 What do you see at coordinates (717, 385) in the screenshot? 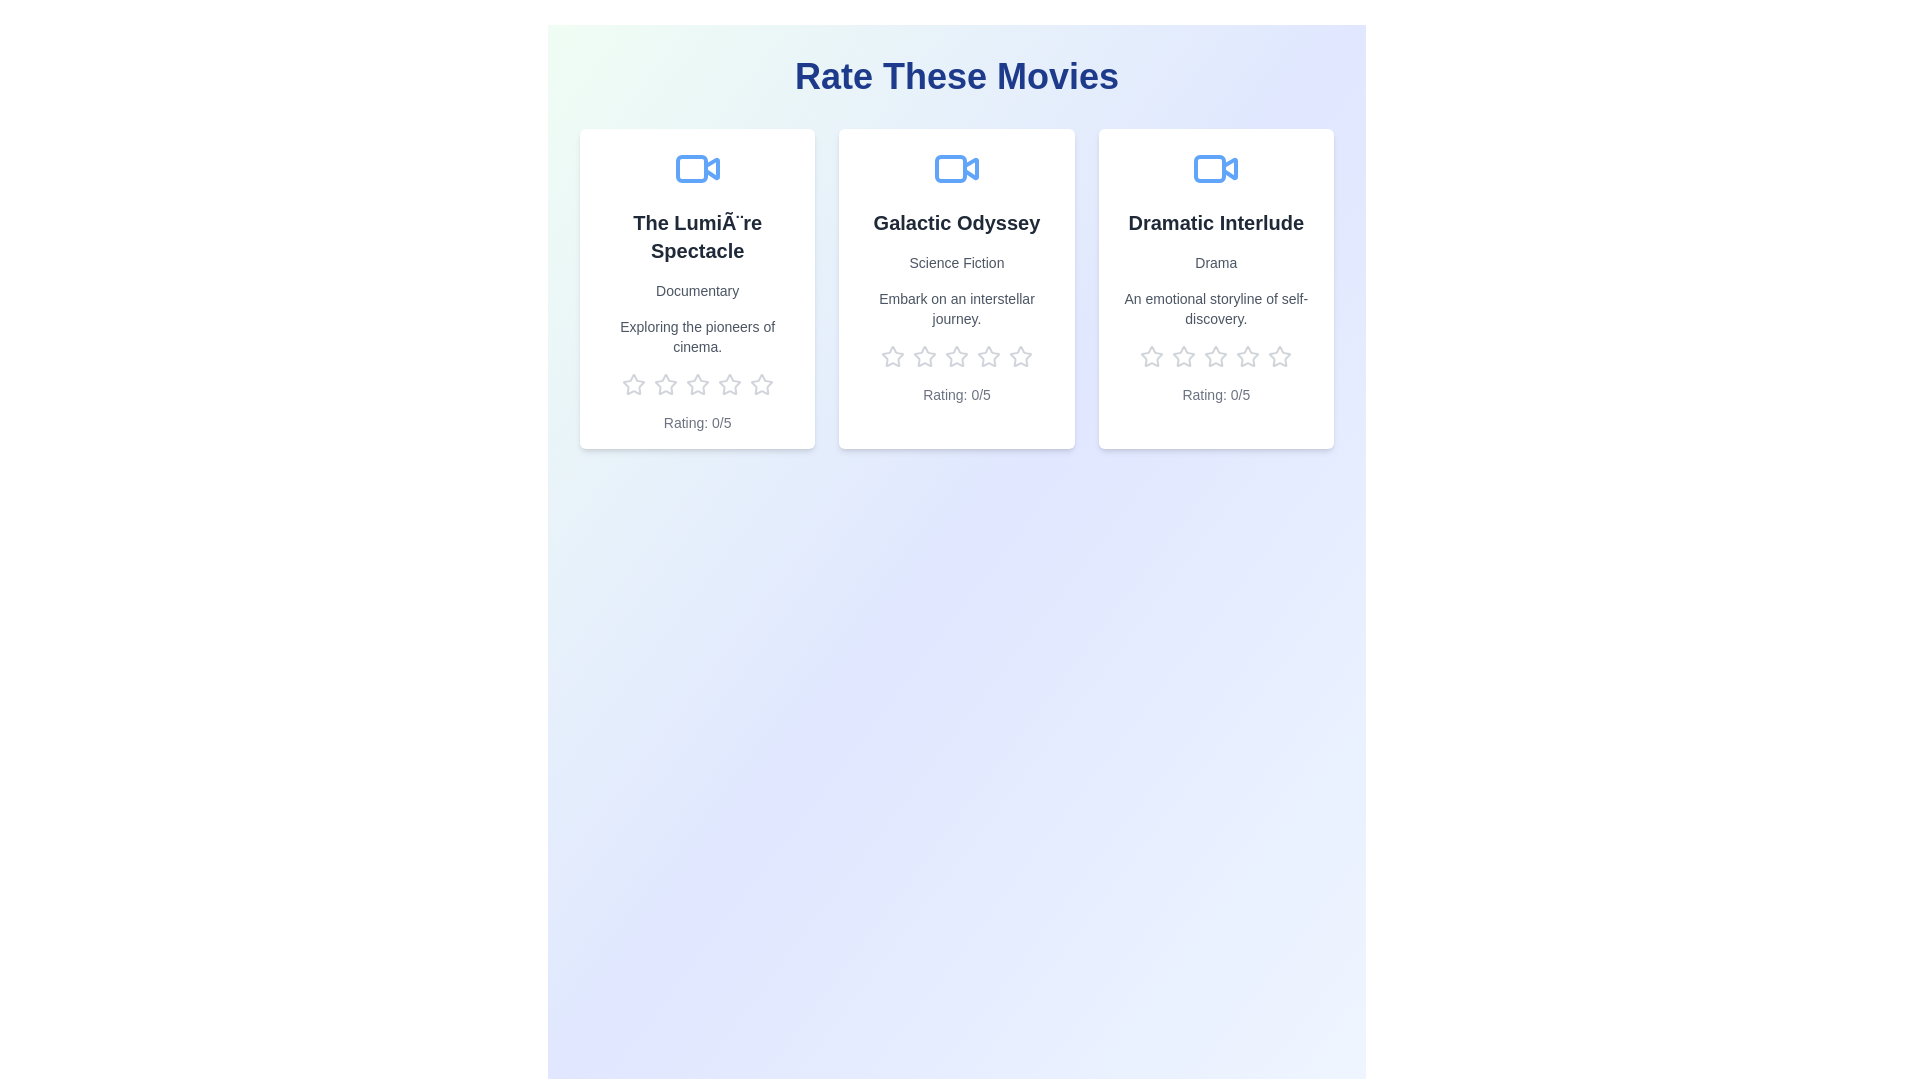
I see `the rating for a movie to 4 stars by clicking on the corresponding star` at bounding box center [717, 385].